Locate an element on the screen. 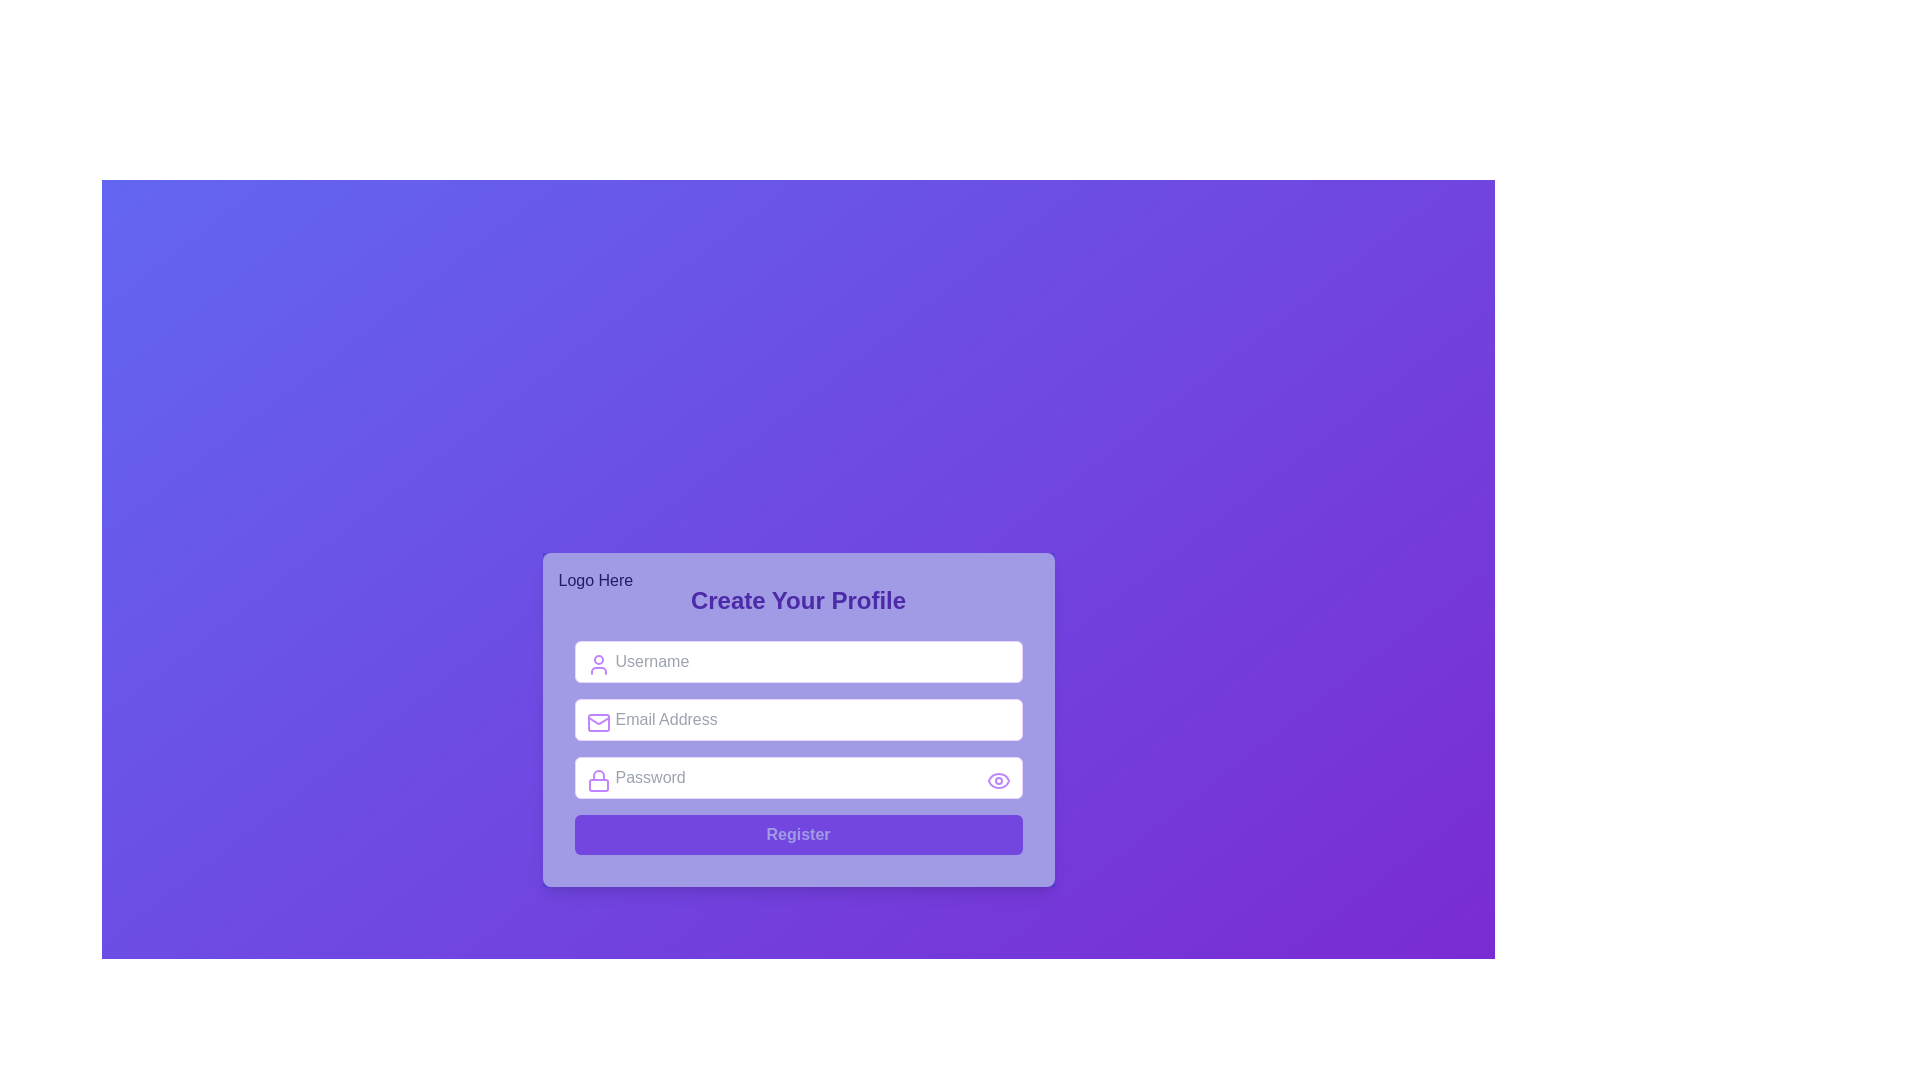 The width and height of the screenshot is (1920, 1080). the small button with a purple eye icon, which is styled as a rounded rectangle and is positioned near the right edge of the password input field is located at coordinates (998, 779).